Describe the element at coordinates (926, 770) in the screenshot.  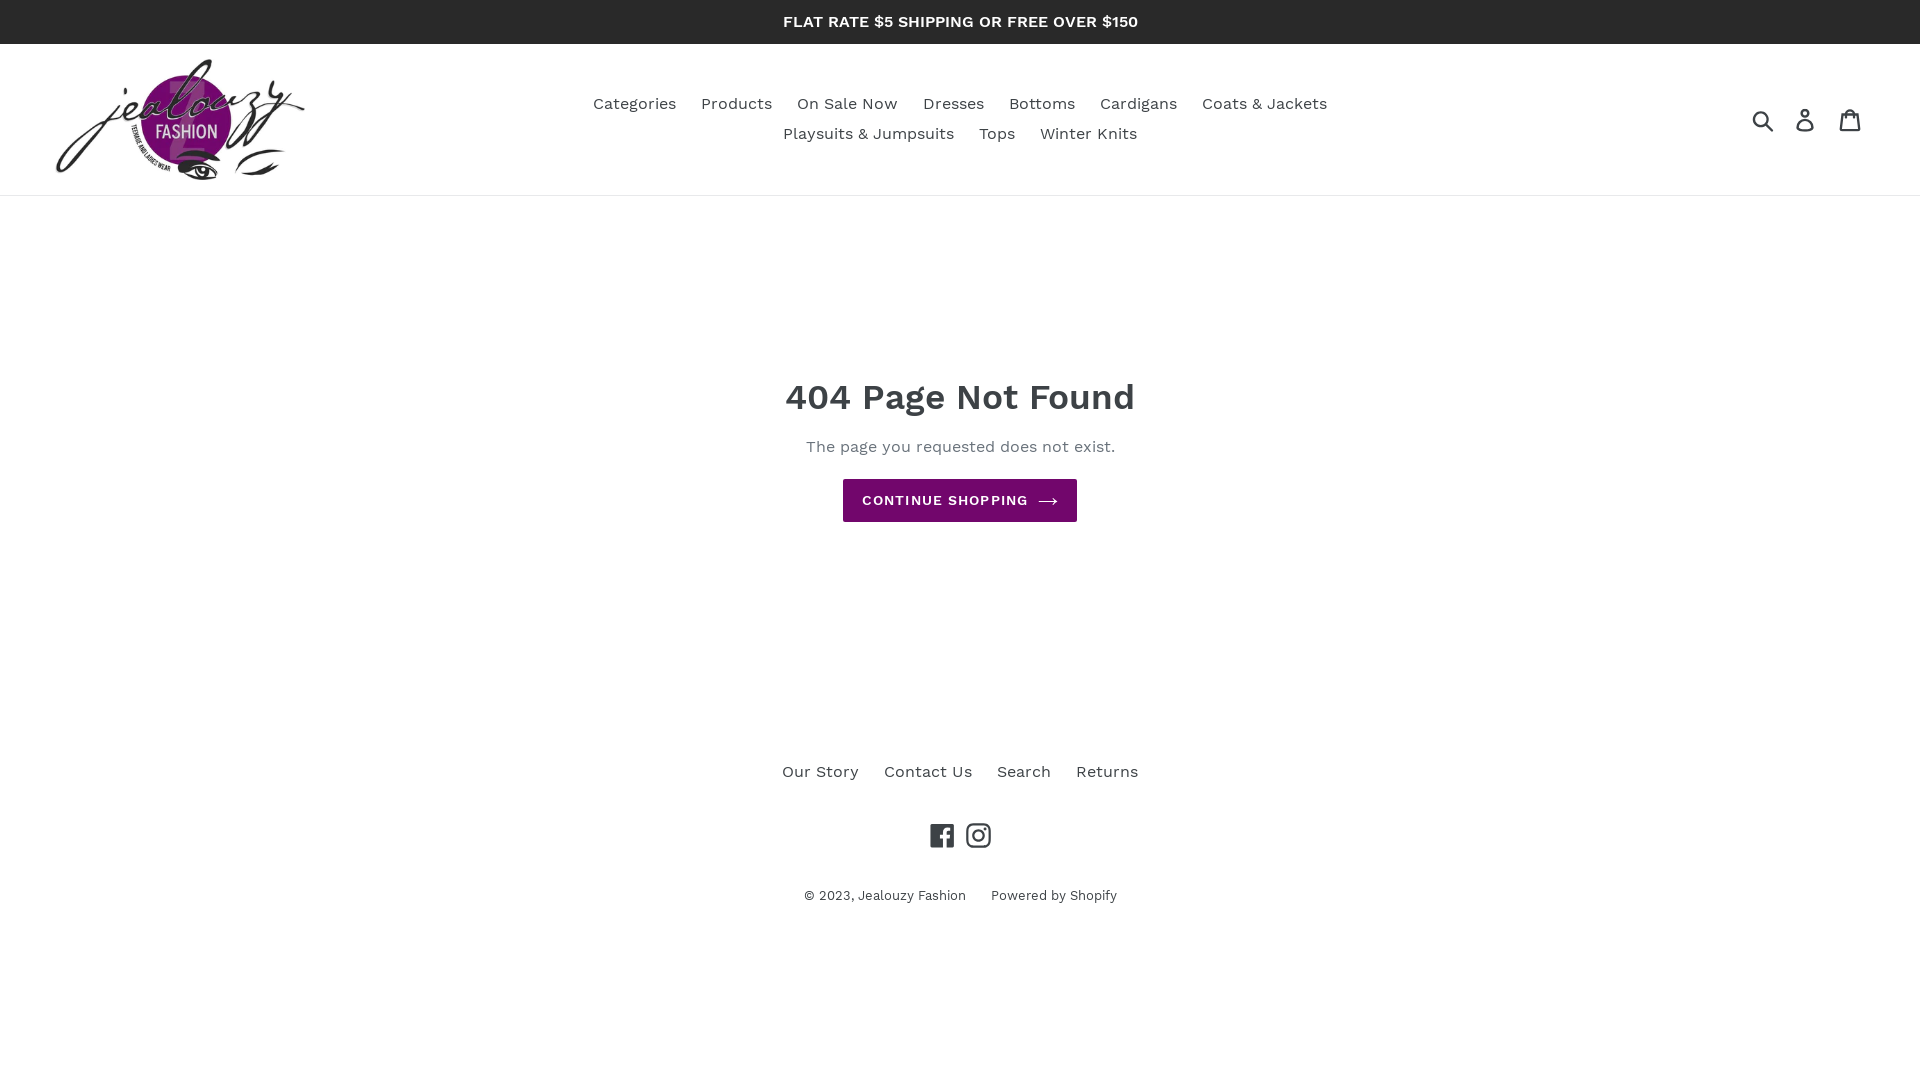
I see `'Contact Us'` at that location.